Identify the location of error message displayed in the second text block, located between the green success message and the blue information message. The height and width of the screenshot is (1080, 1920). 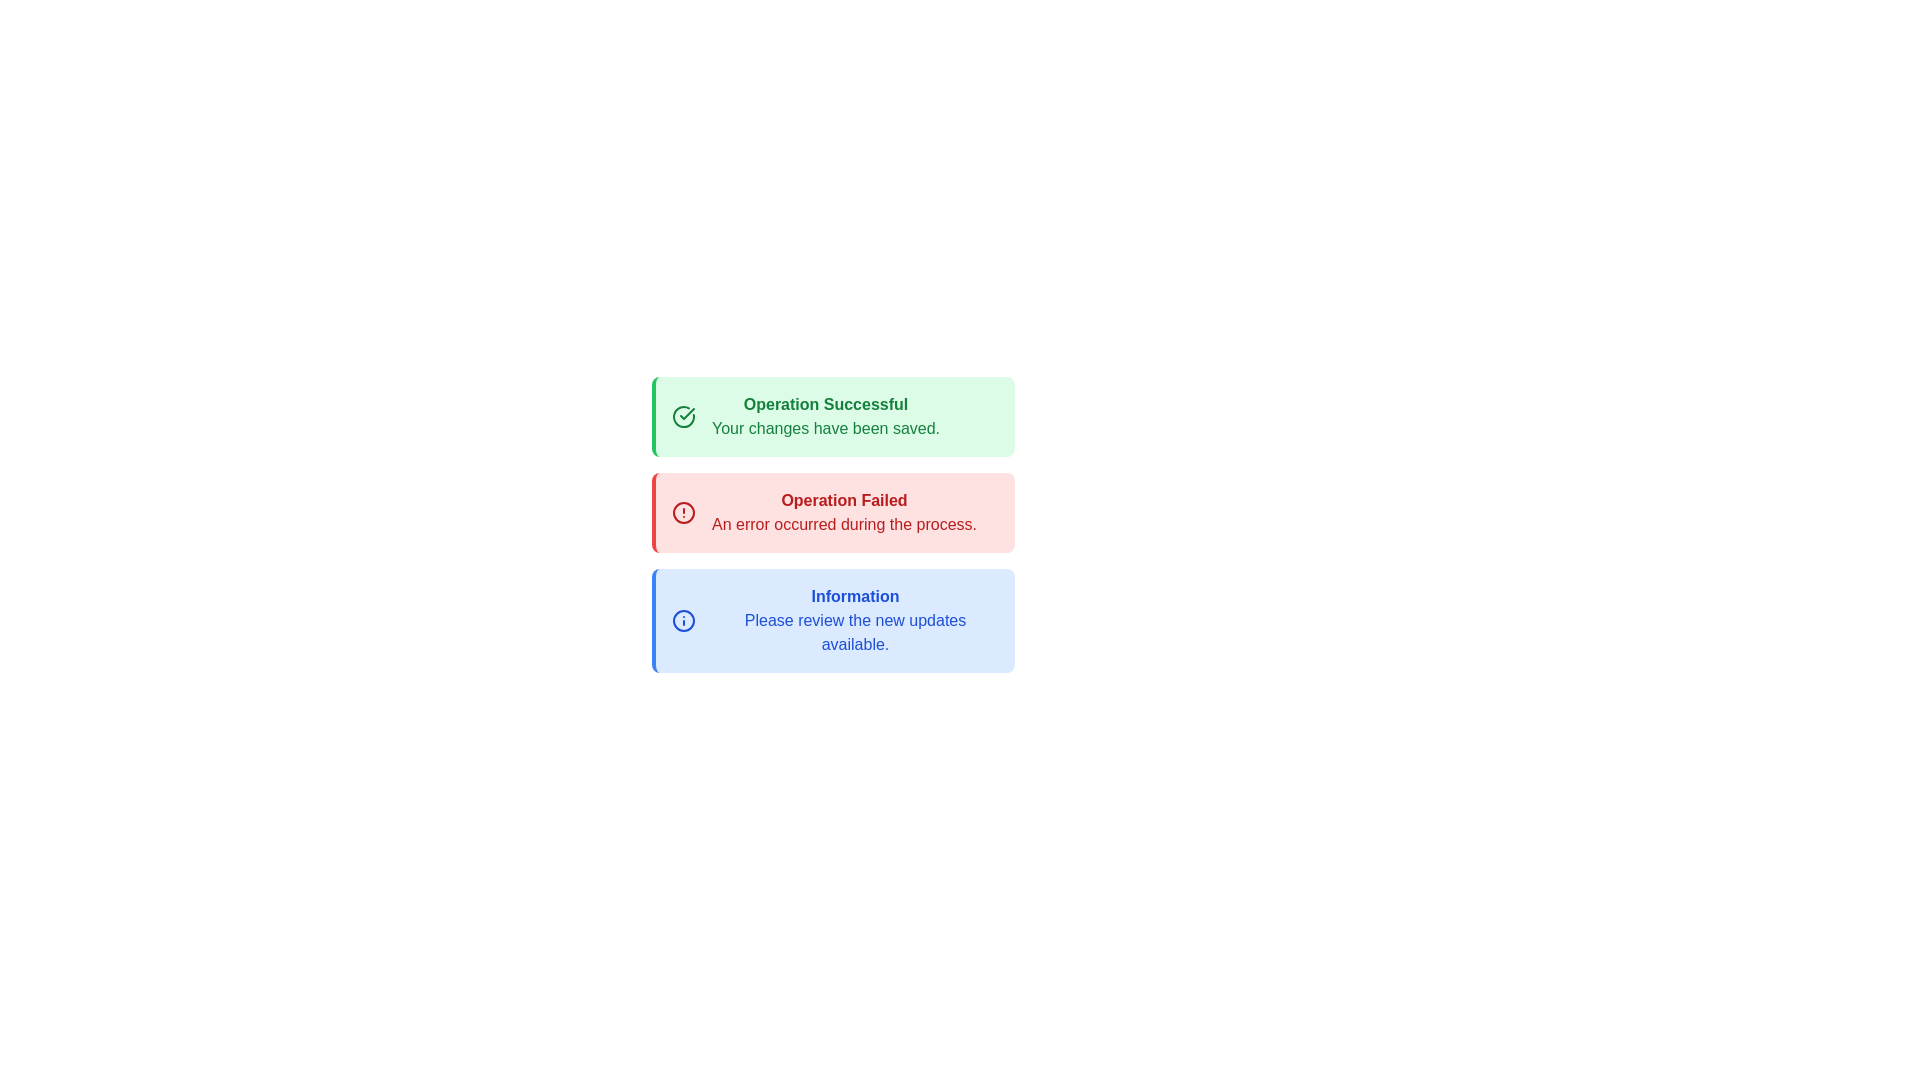
(844, 512).